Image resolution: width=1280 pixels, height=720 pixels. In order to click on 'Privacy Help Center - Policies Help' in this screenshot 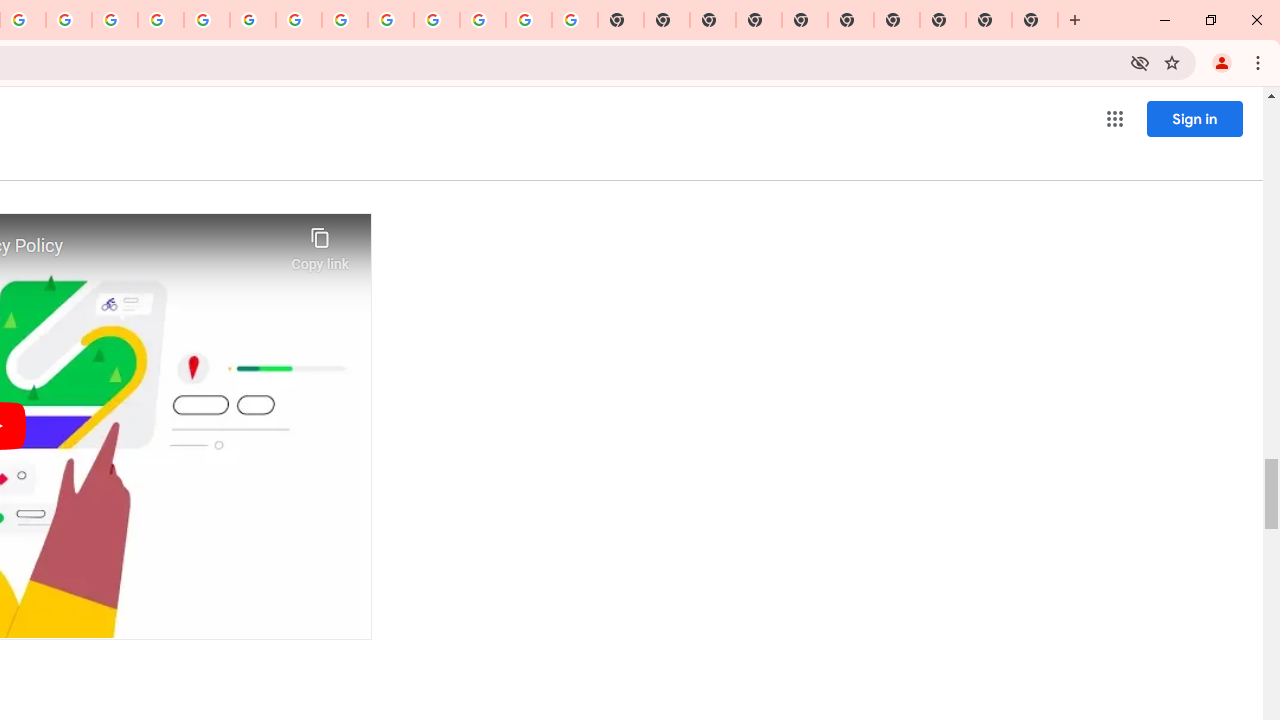, I will do `click(114, 20)`.